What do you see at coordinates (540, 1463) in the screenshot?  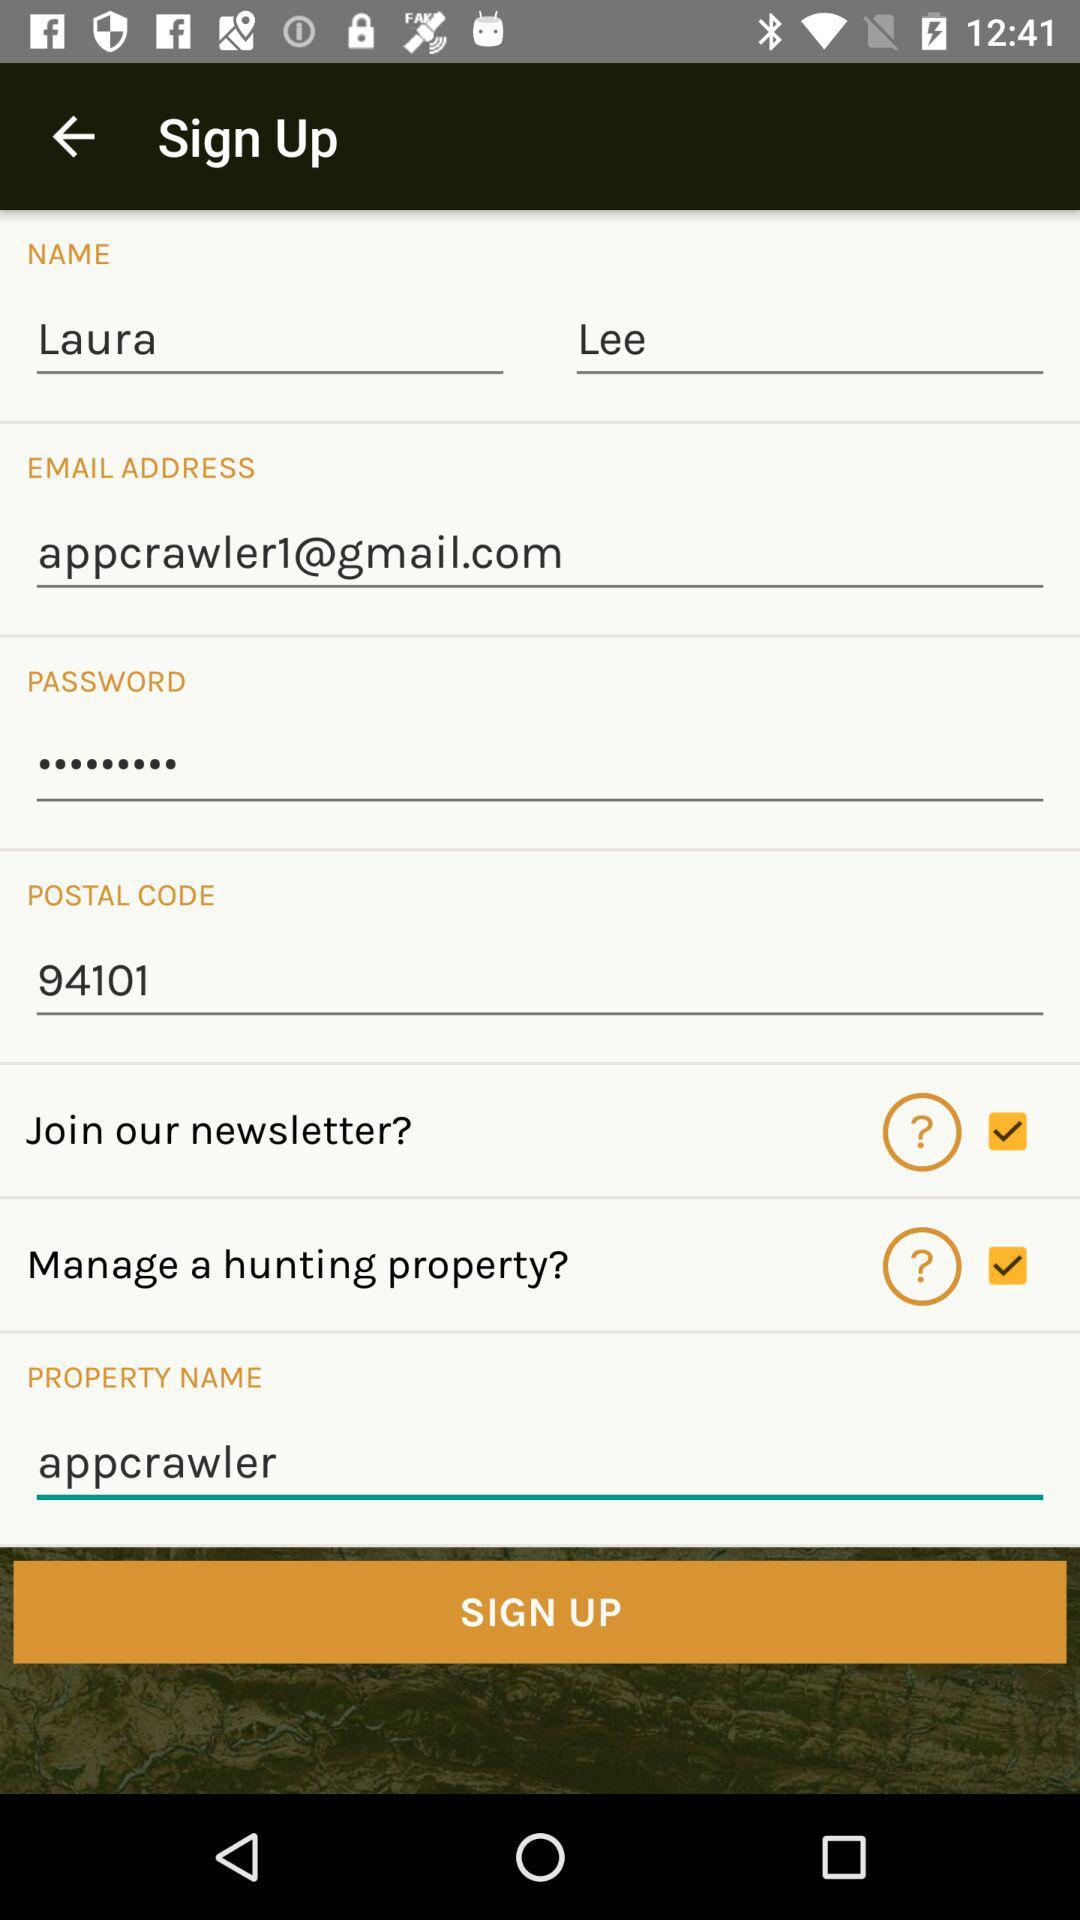 I see `appcrawler` at bounding box center [540, 1463].